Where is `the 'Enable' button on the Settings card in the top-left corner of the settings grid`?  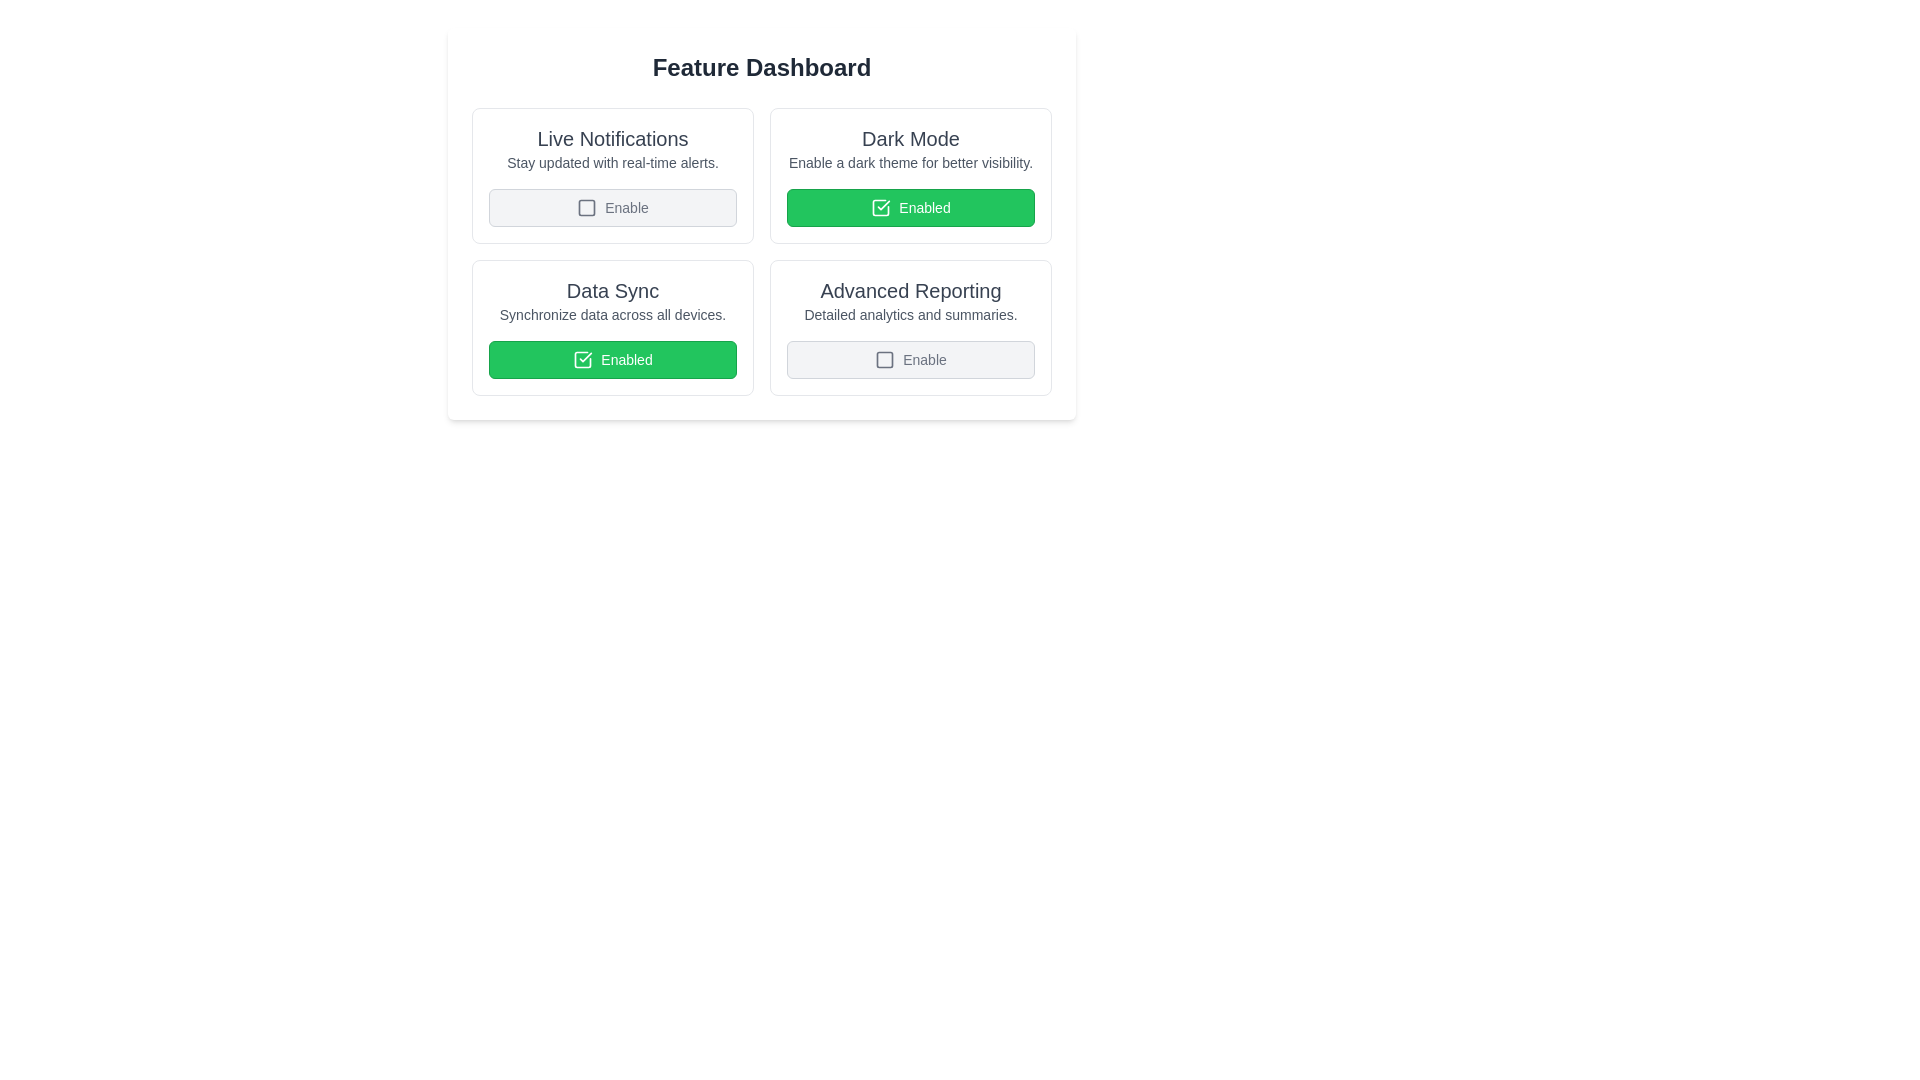 the 'Enable' button on the Settings card in the top-left corner of the settings grid is located at coordinates (612, 175).